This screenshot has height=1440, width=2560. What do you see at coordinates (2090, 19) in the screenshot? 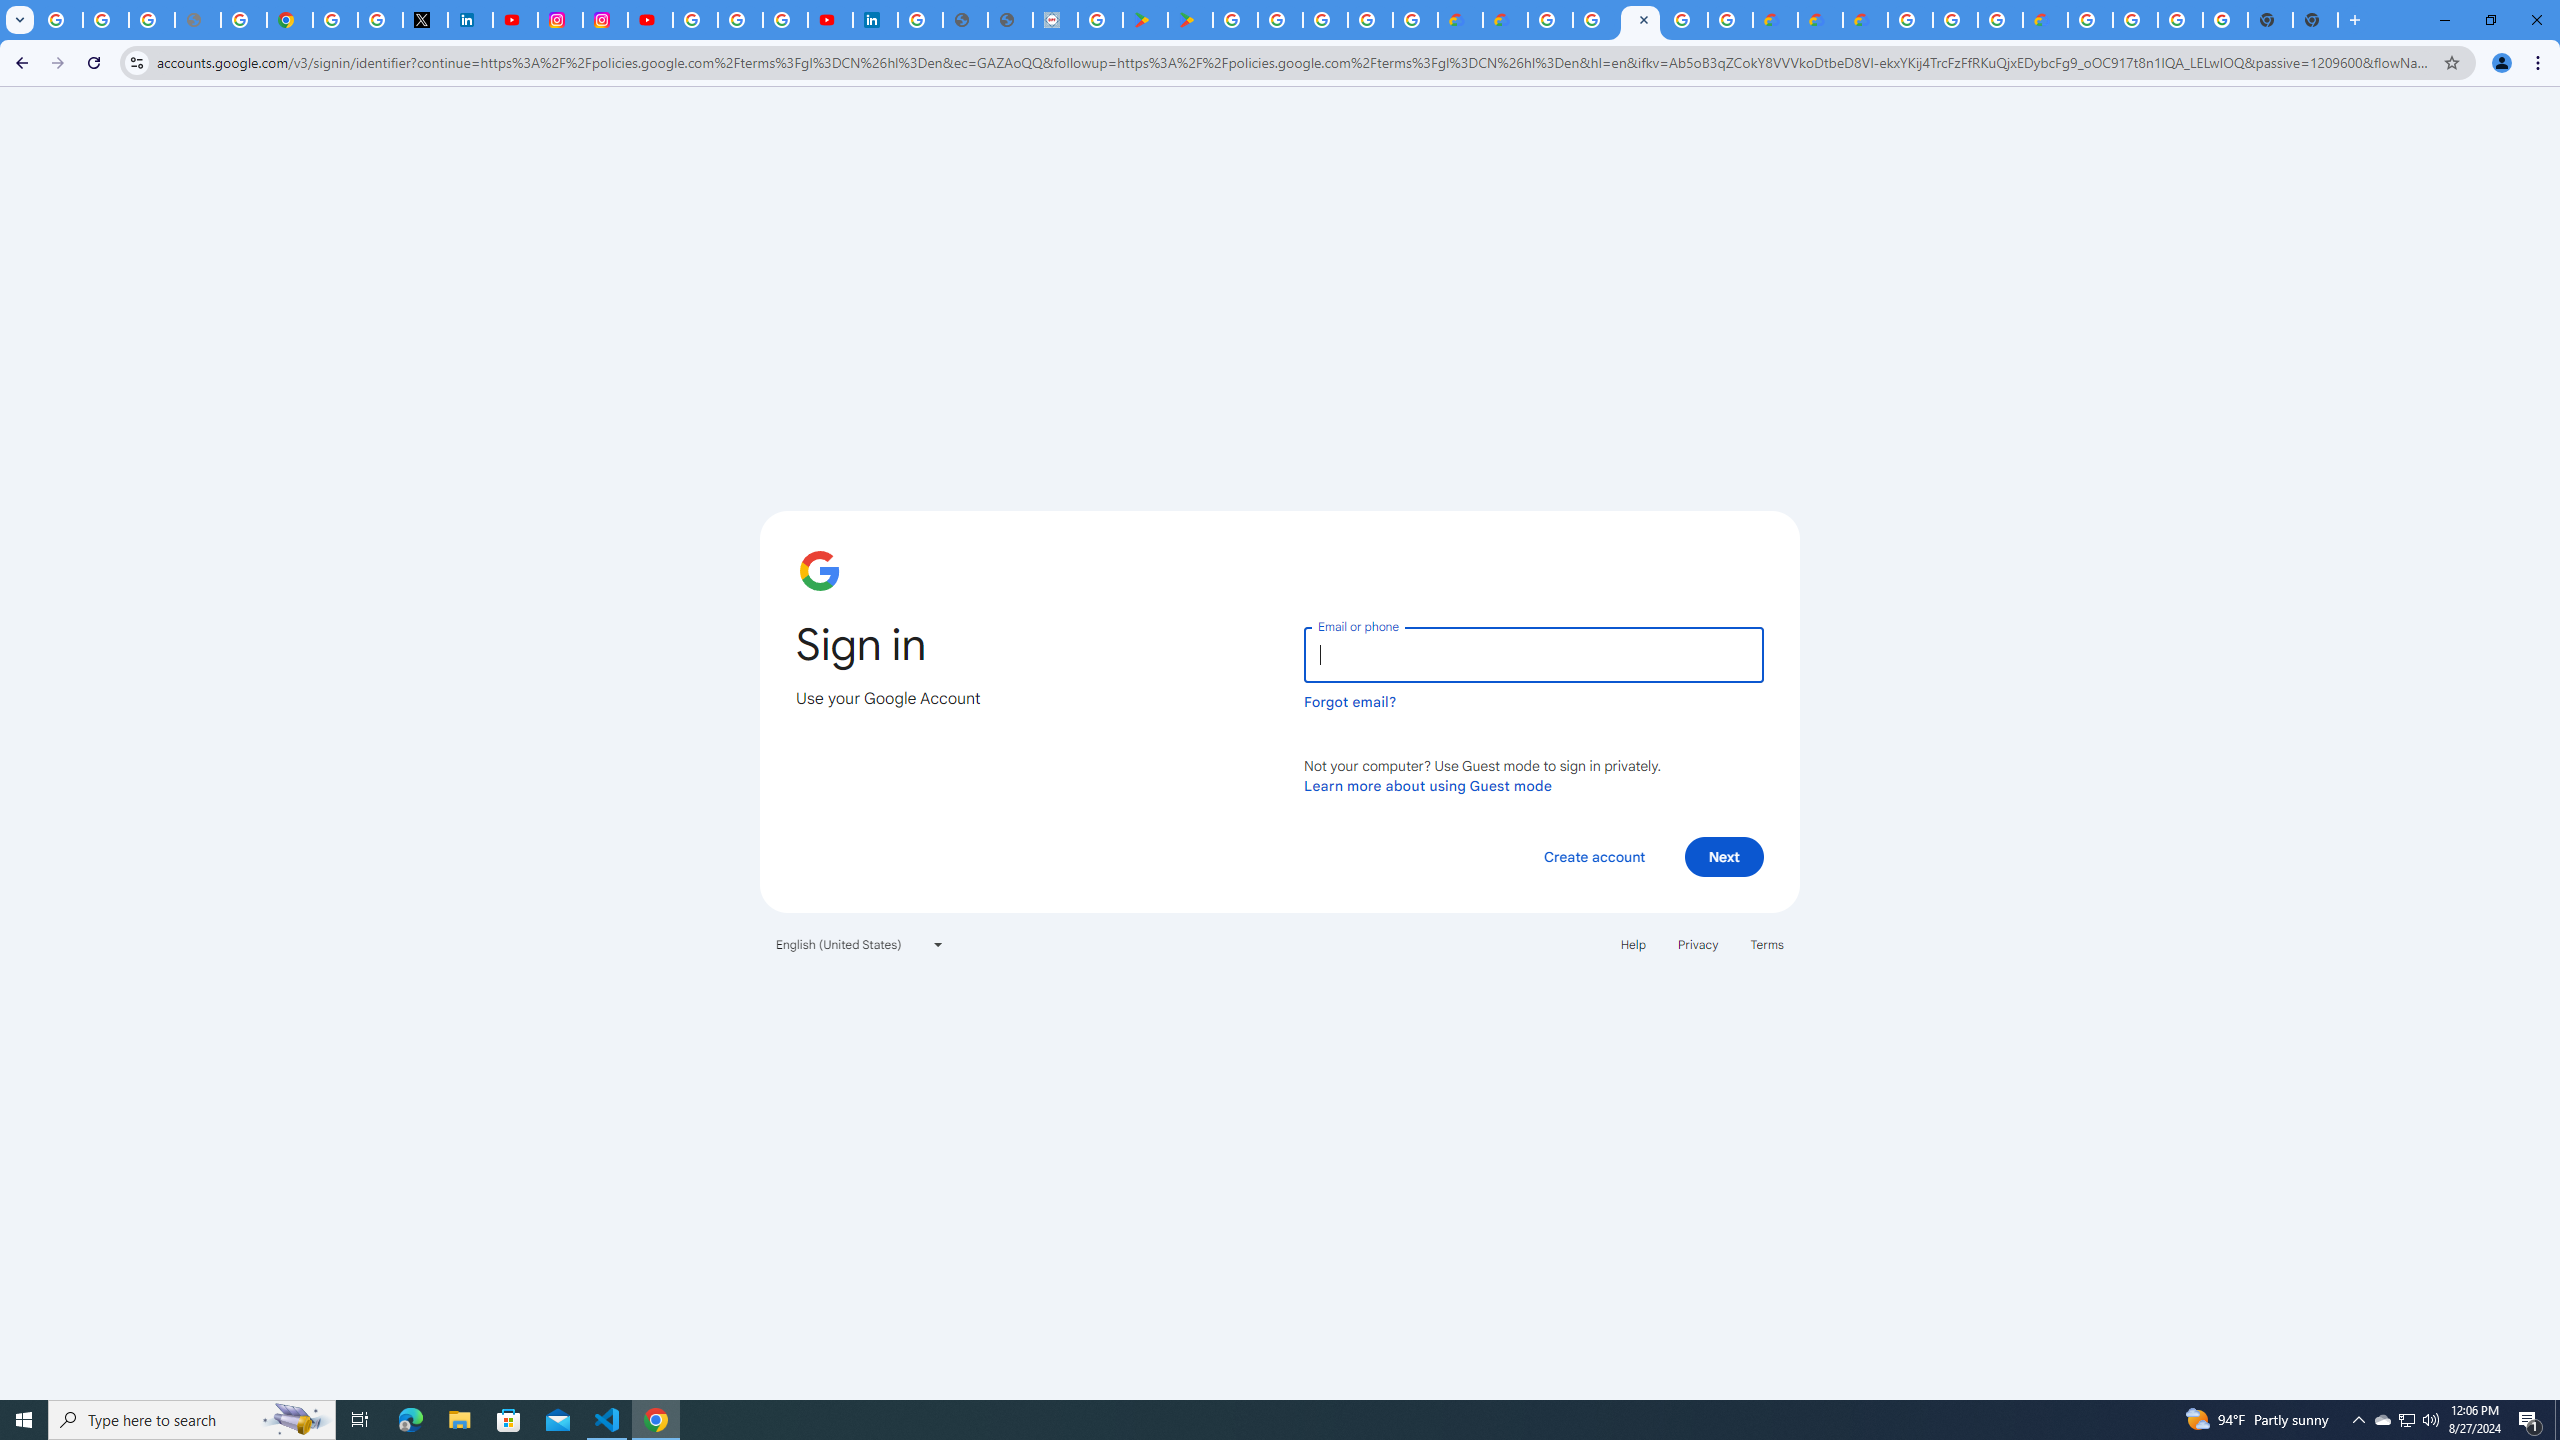
I see `'Google Cloud Platform'` at bounding box center [2090, 19].